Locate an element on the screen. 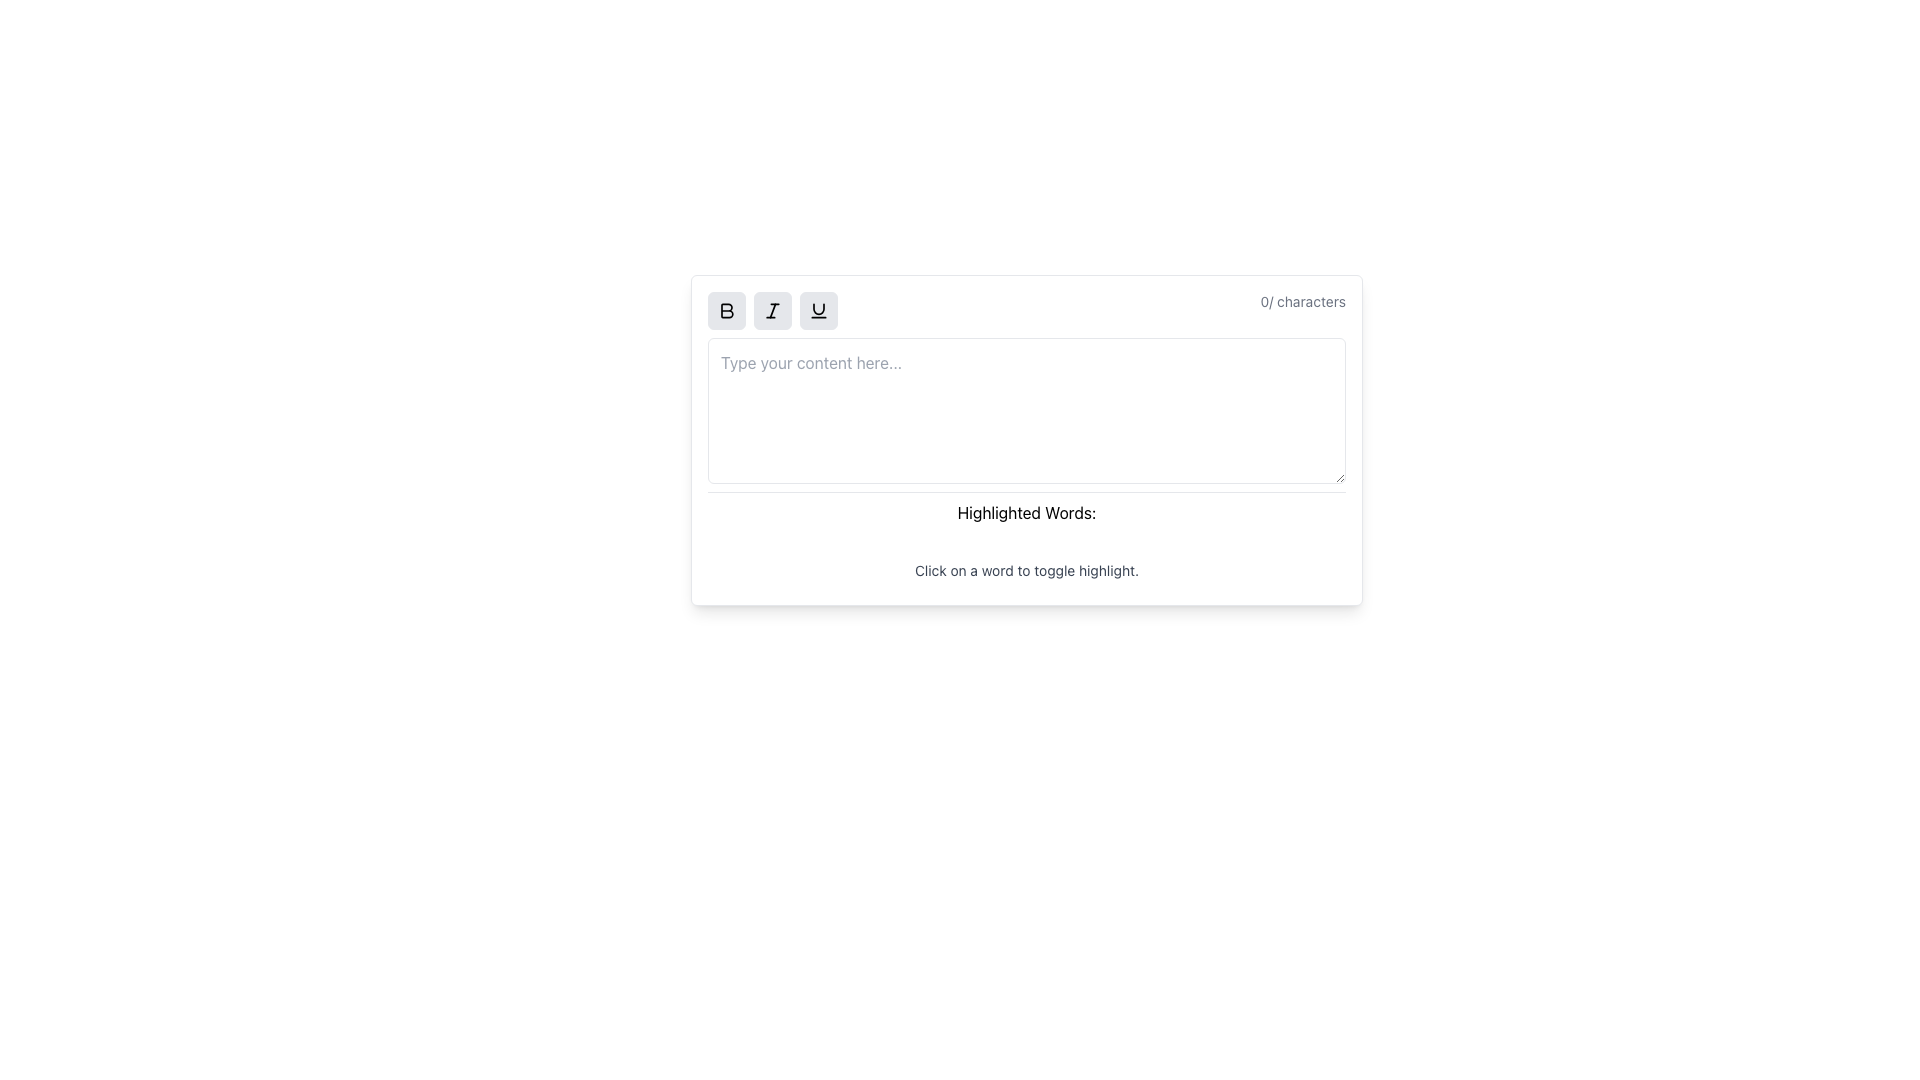 The image size is (1920, 1080). the bold formatting button located in the top-left portion of the toolbar is located at coordinates (725, 311).